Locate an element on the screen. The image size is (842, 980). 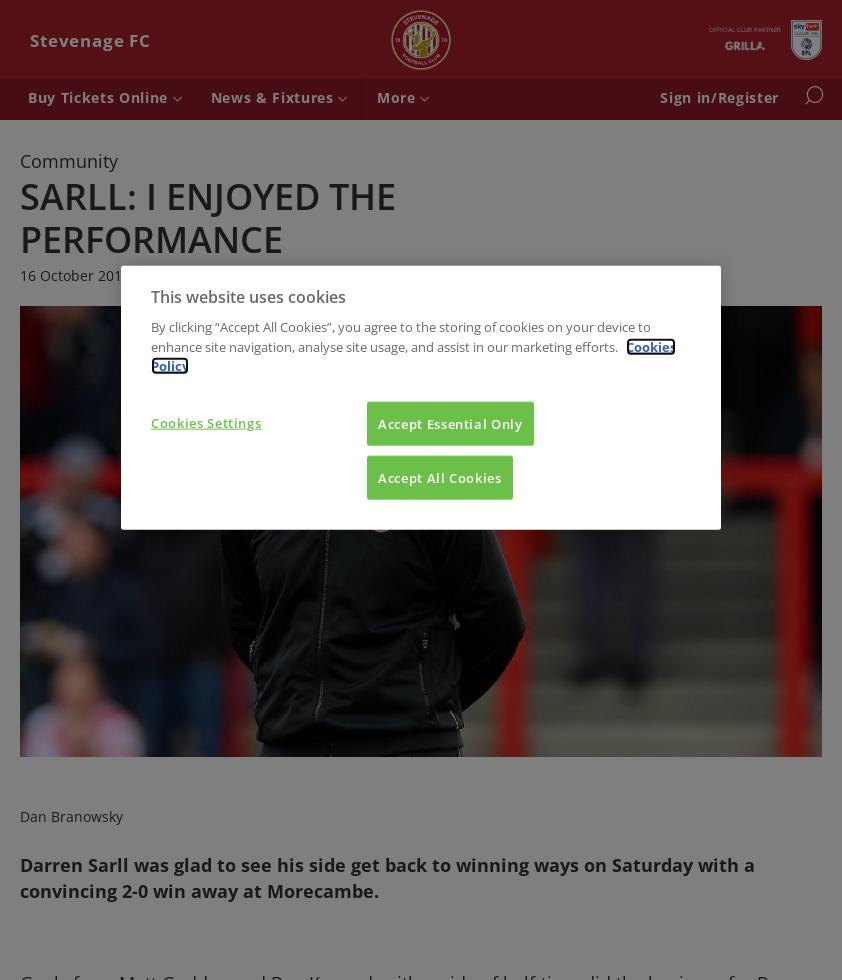
'News & Fixtures' is located at coordinates (273, 97).